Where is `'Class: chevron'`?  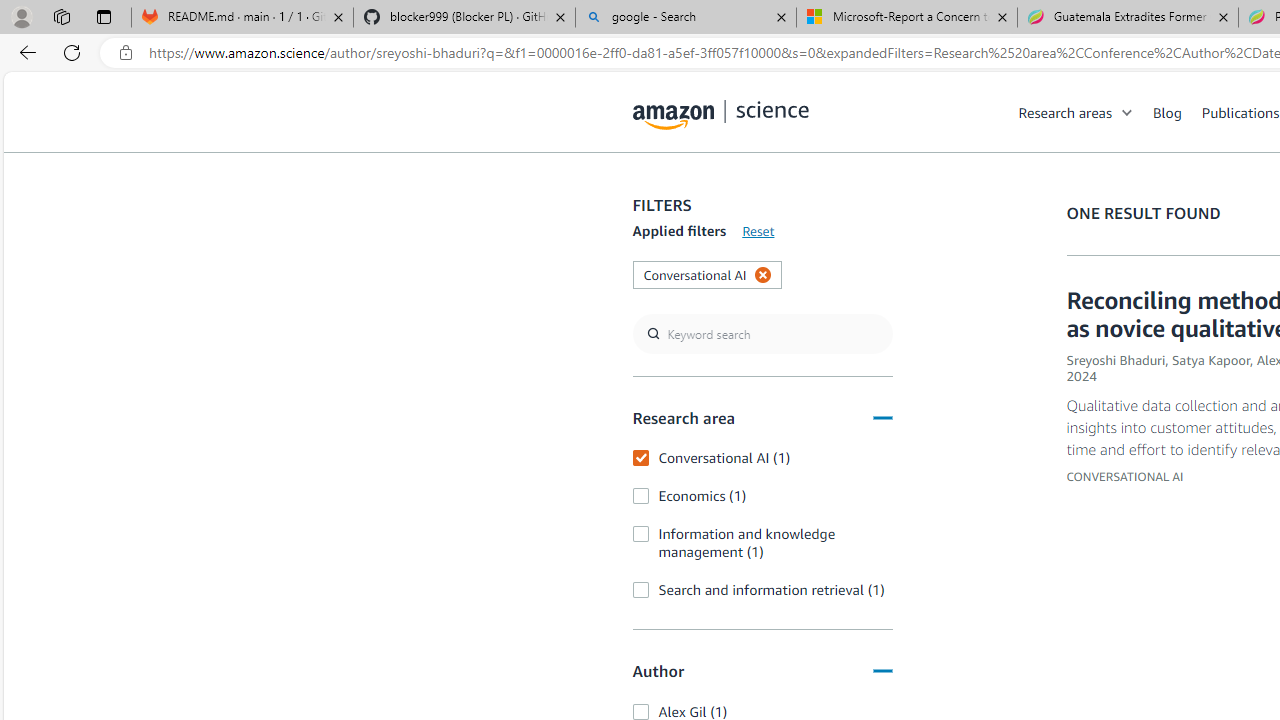
'Class: chevron' is located at coordinates (1128, 117).